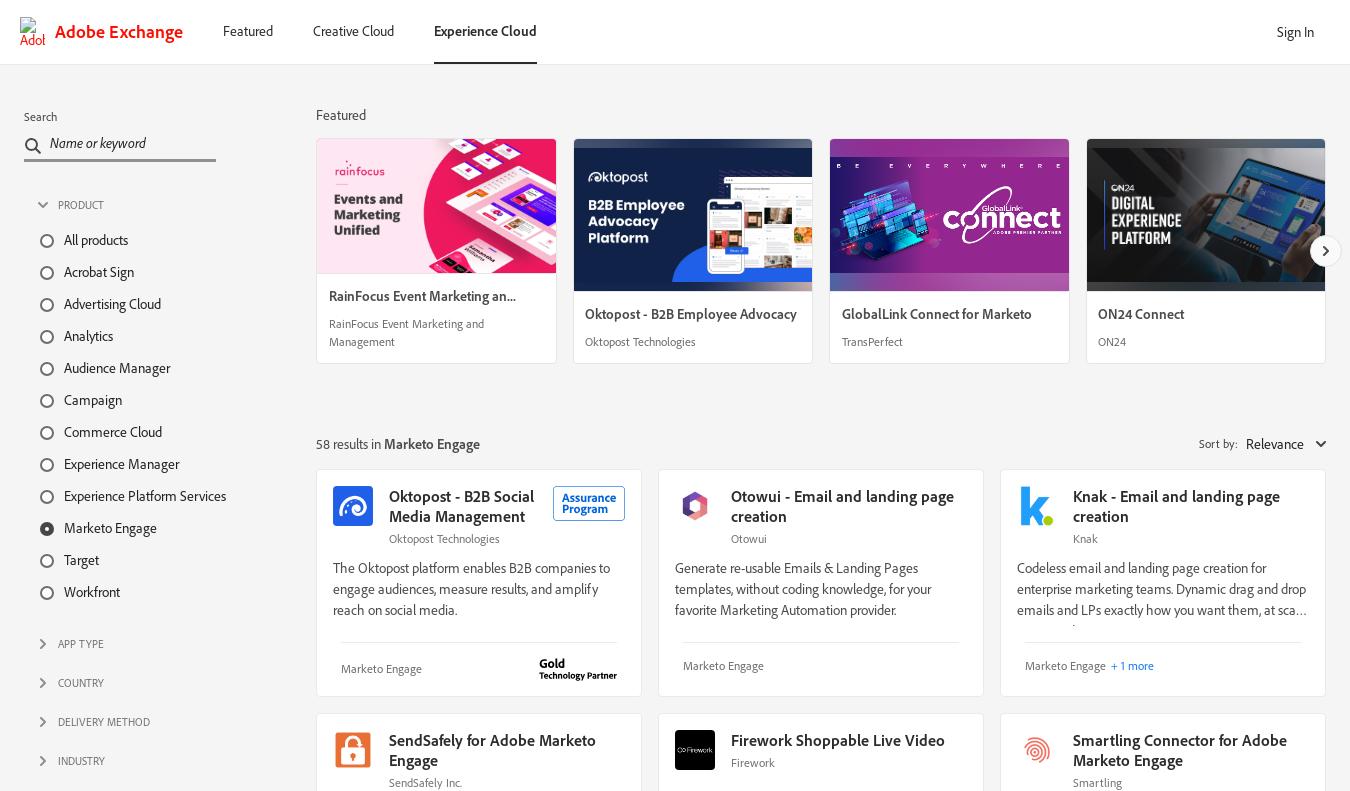 The image size is (1350, 791). I want to click on 'Codeless email and landing page creation for enterprise marketing teams. Dynamic drag and drop emails and LPs exactly how you want them, at scale, connected to your MAPs.', so click(1161, 597).